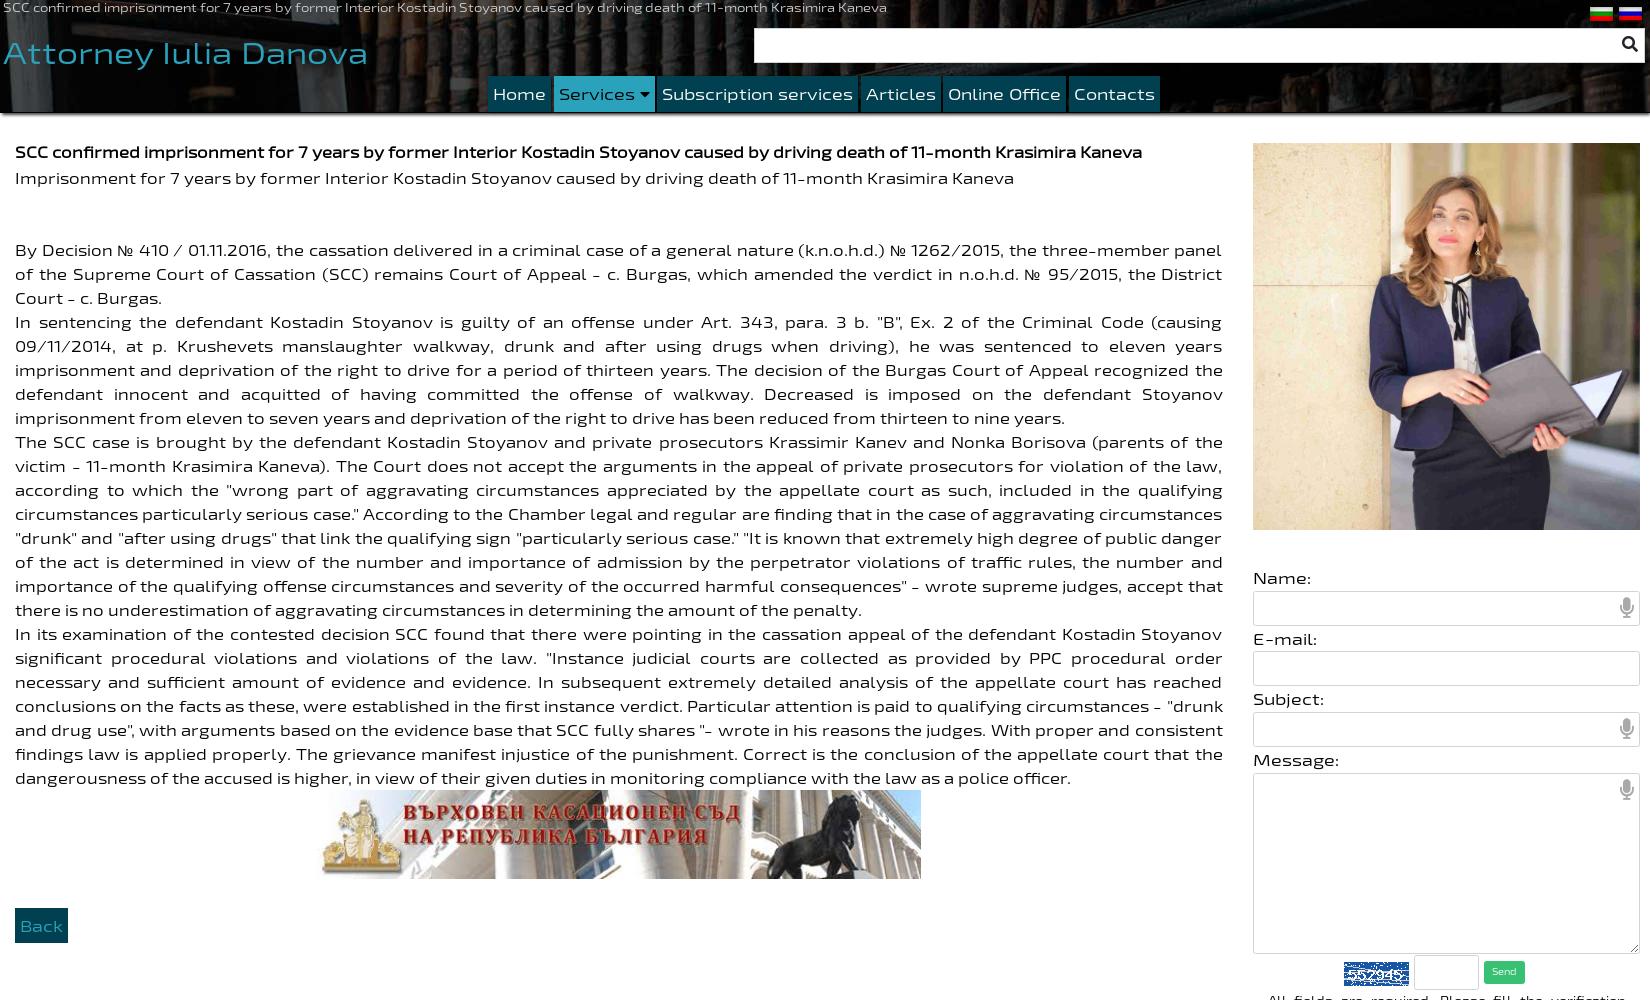 Image resolution: width=1650 pixels, height=1000 pixels. I want to click on 'Back', so click(19, 924).